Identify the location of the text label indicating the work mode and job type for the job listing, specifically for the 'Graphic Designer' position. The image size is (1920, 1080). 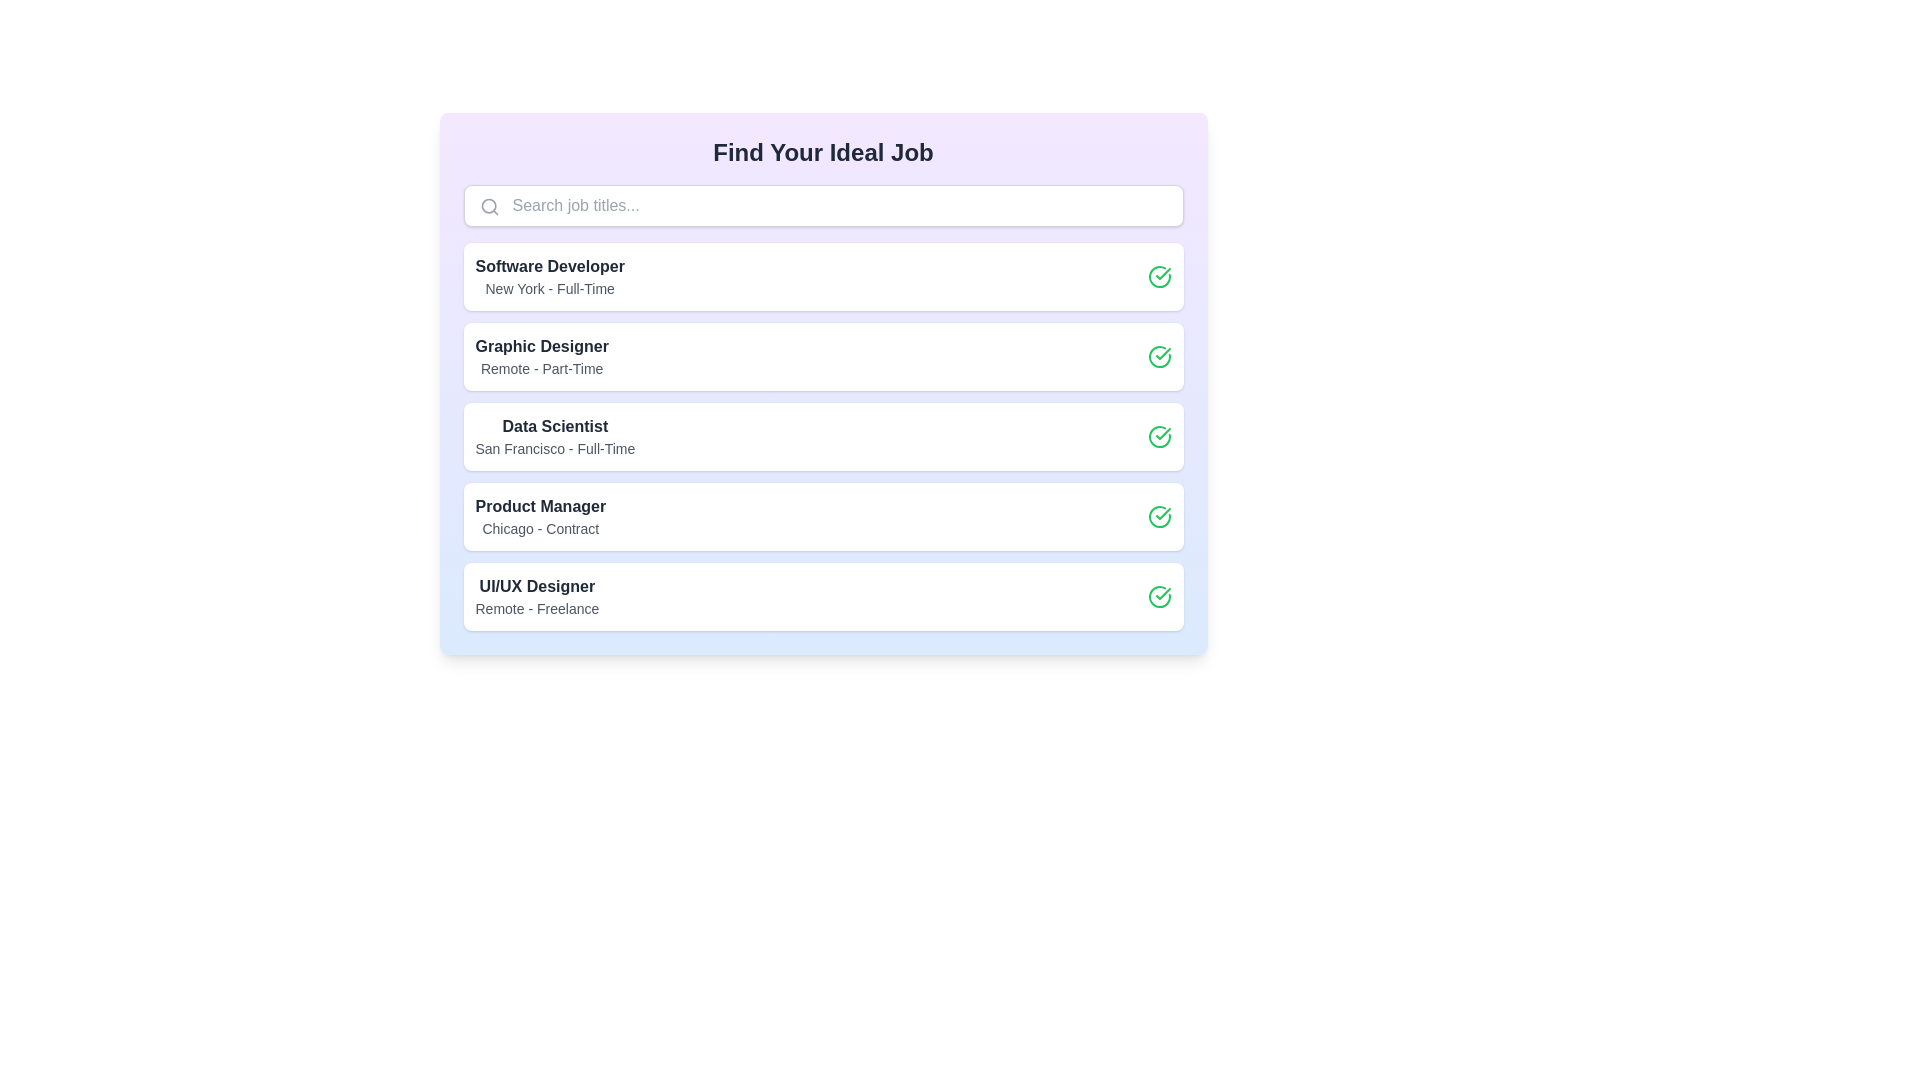
(542, 369).